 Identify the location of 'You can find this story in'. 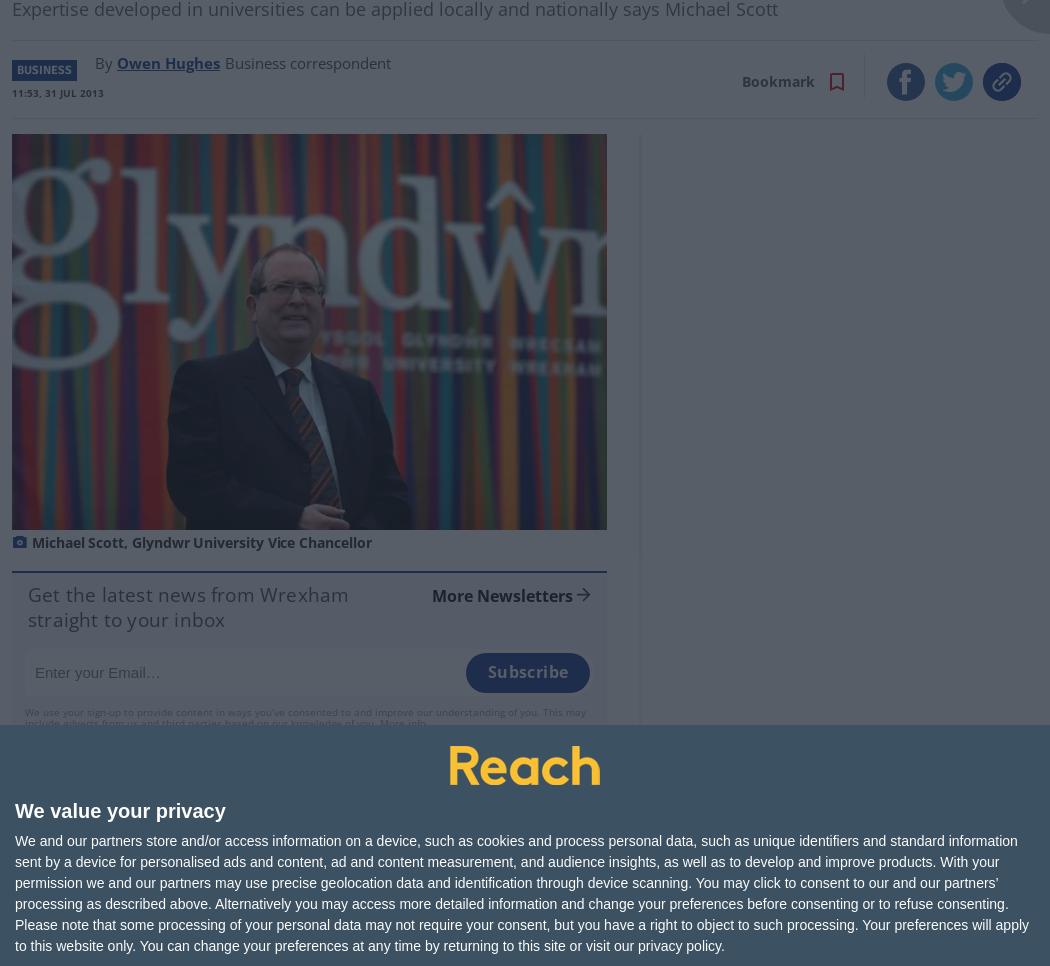
(462, 927).